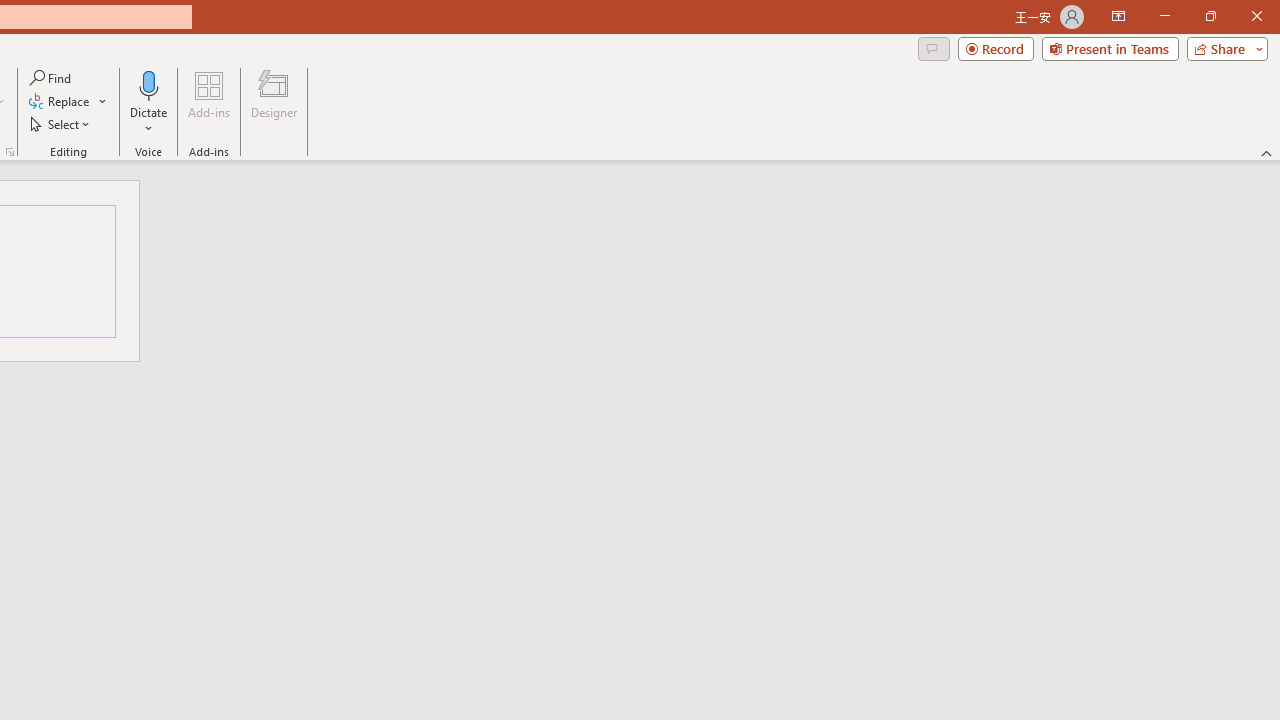 The image size is (1280, 720). What do you see at coordinates (10, 150) in the screenshot?
I see `'Format Object...'` at bounding box center [10, 150].